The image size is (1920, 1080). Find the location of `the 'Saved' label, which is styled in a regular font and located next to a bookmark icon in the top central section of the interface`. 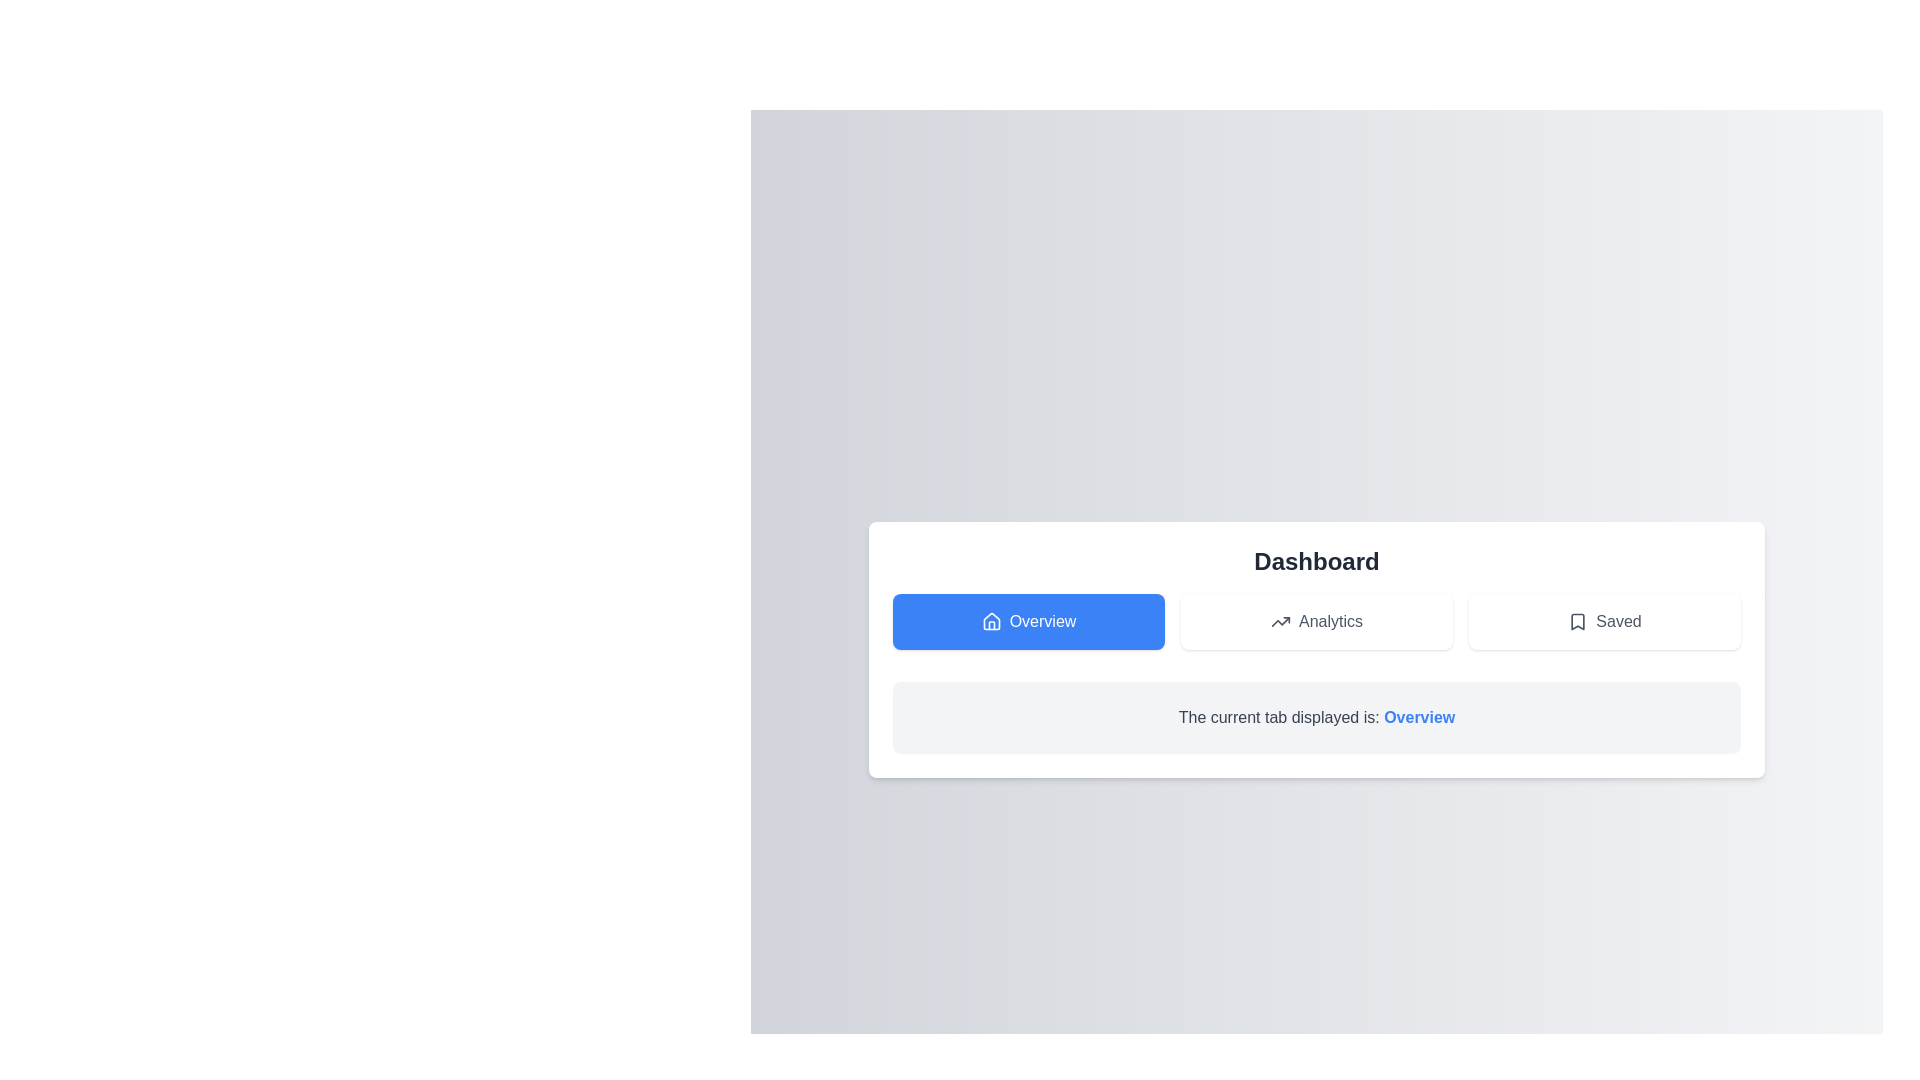

the 'Saved' label, which is styled in a regular font and located next to a bookmark icon in the top central section of the interface is located at coordinates (1618, 620).